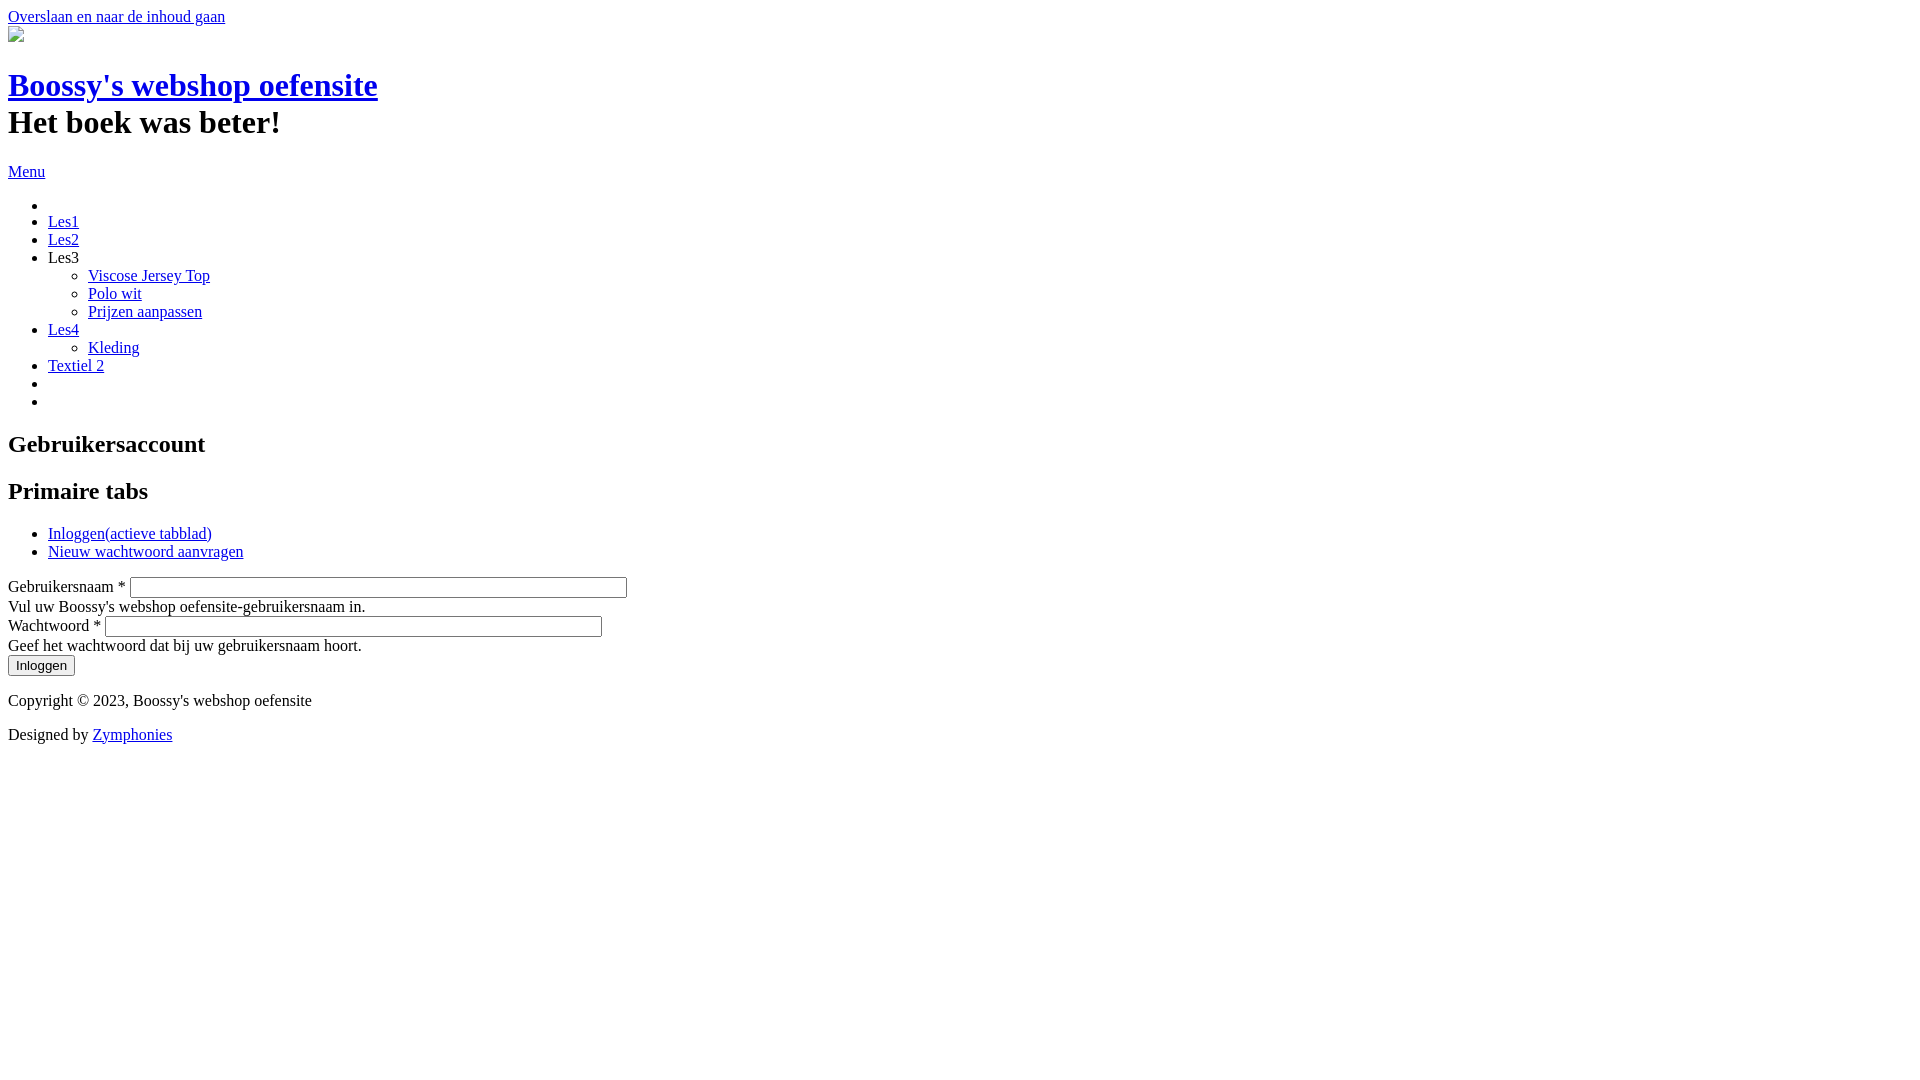  I want to click on 'Inloggen', so click(41, 665).